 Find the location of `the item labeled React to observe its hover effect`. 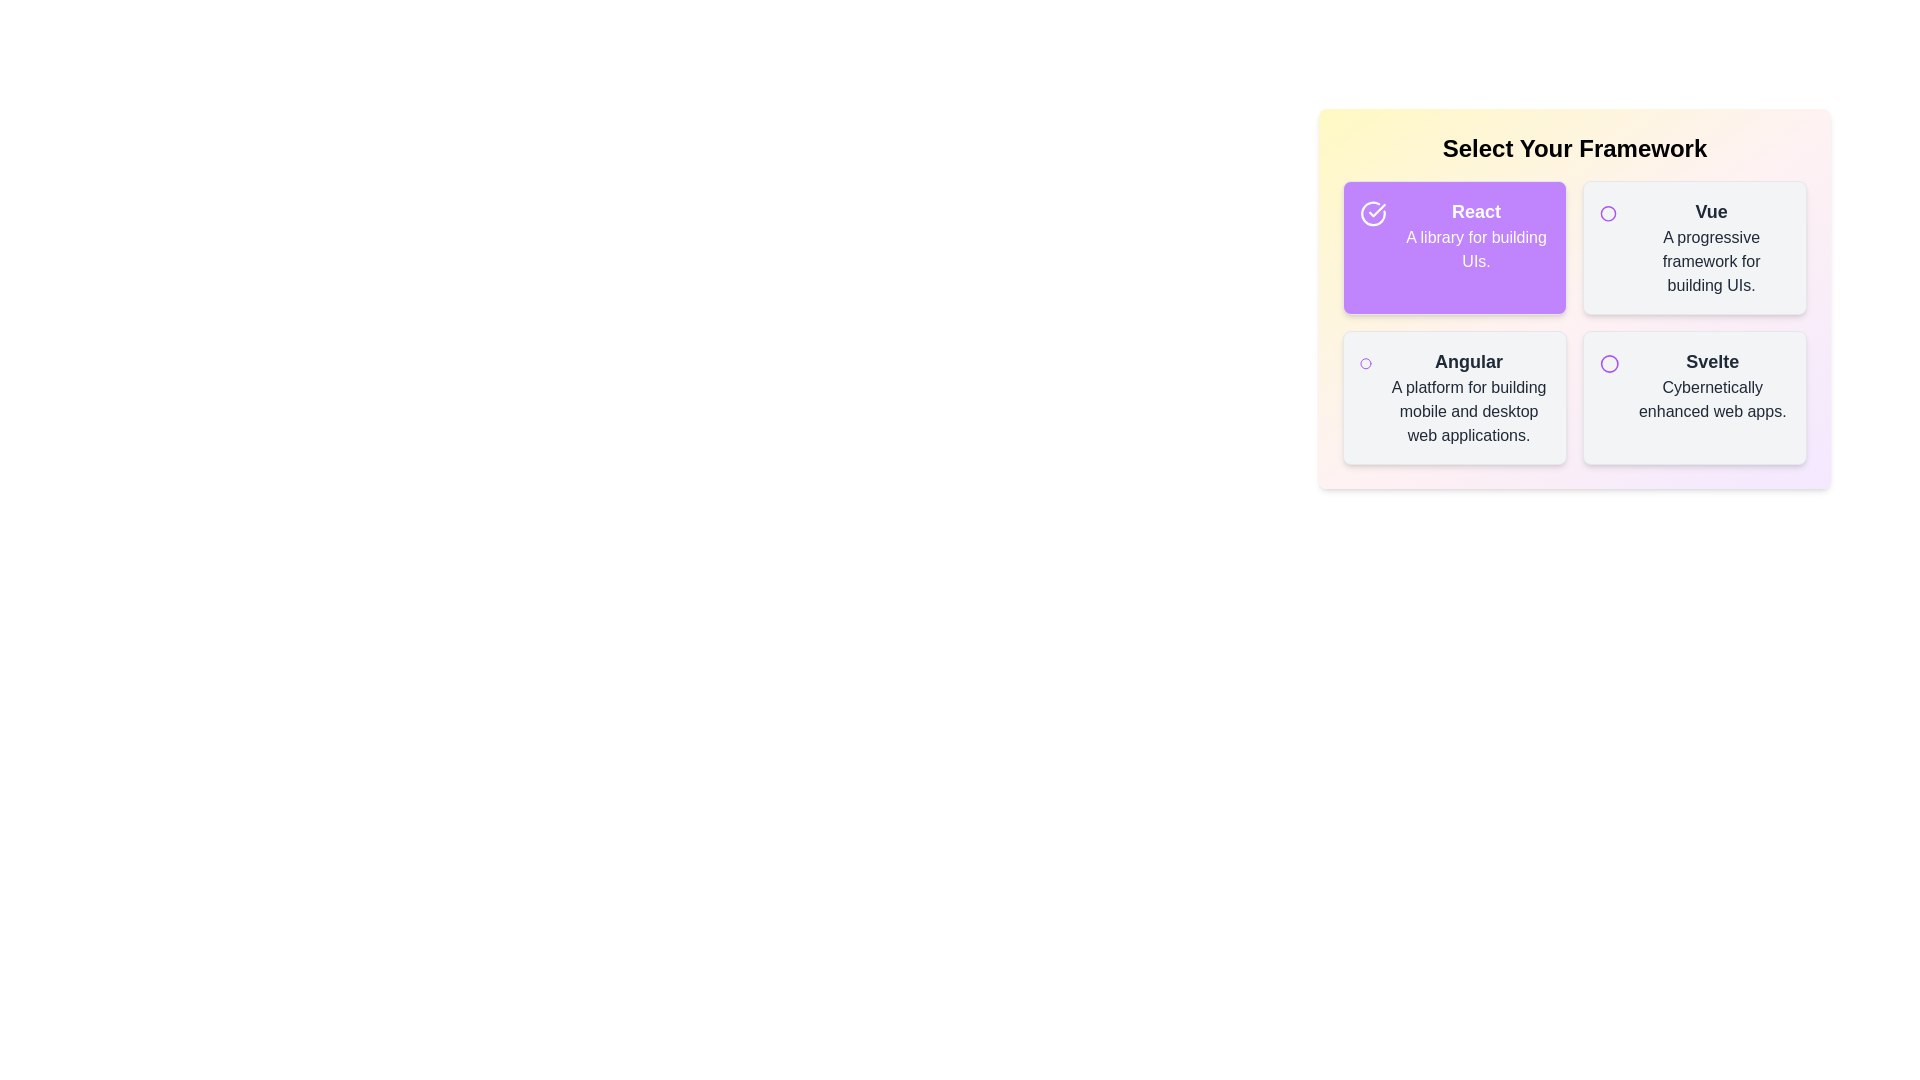

the item labeled React to observe its hover effect is located at coordinates (1454, 246).